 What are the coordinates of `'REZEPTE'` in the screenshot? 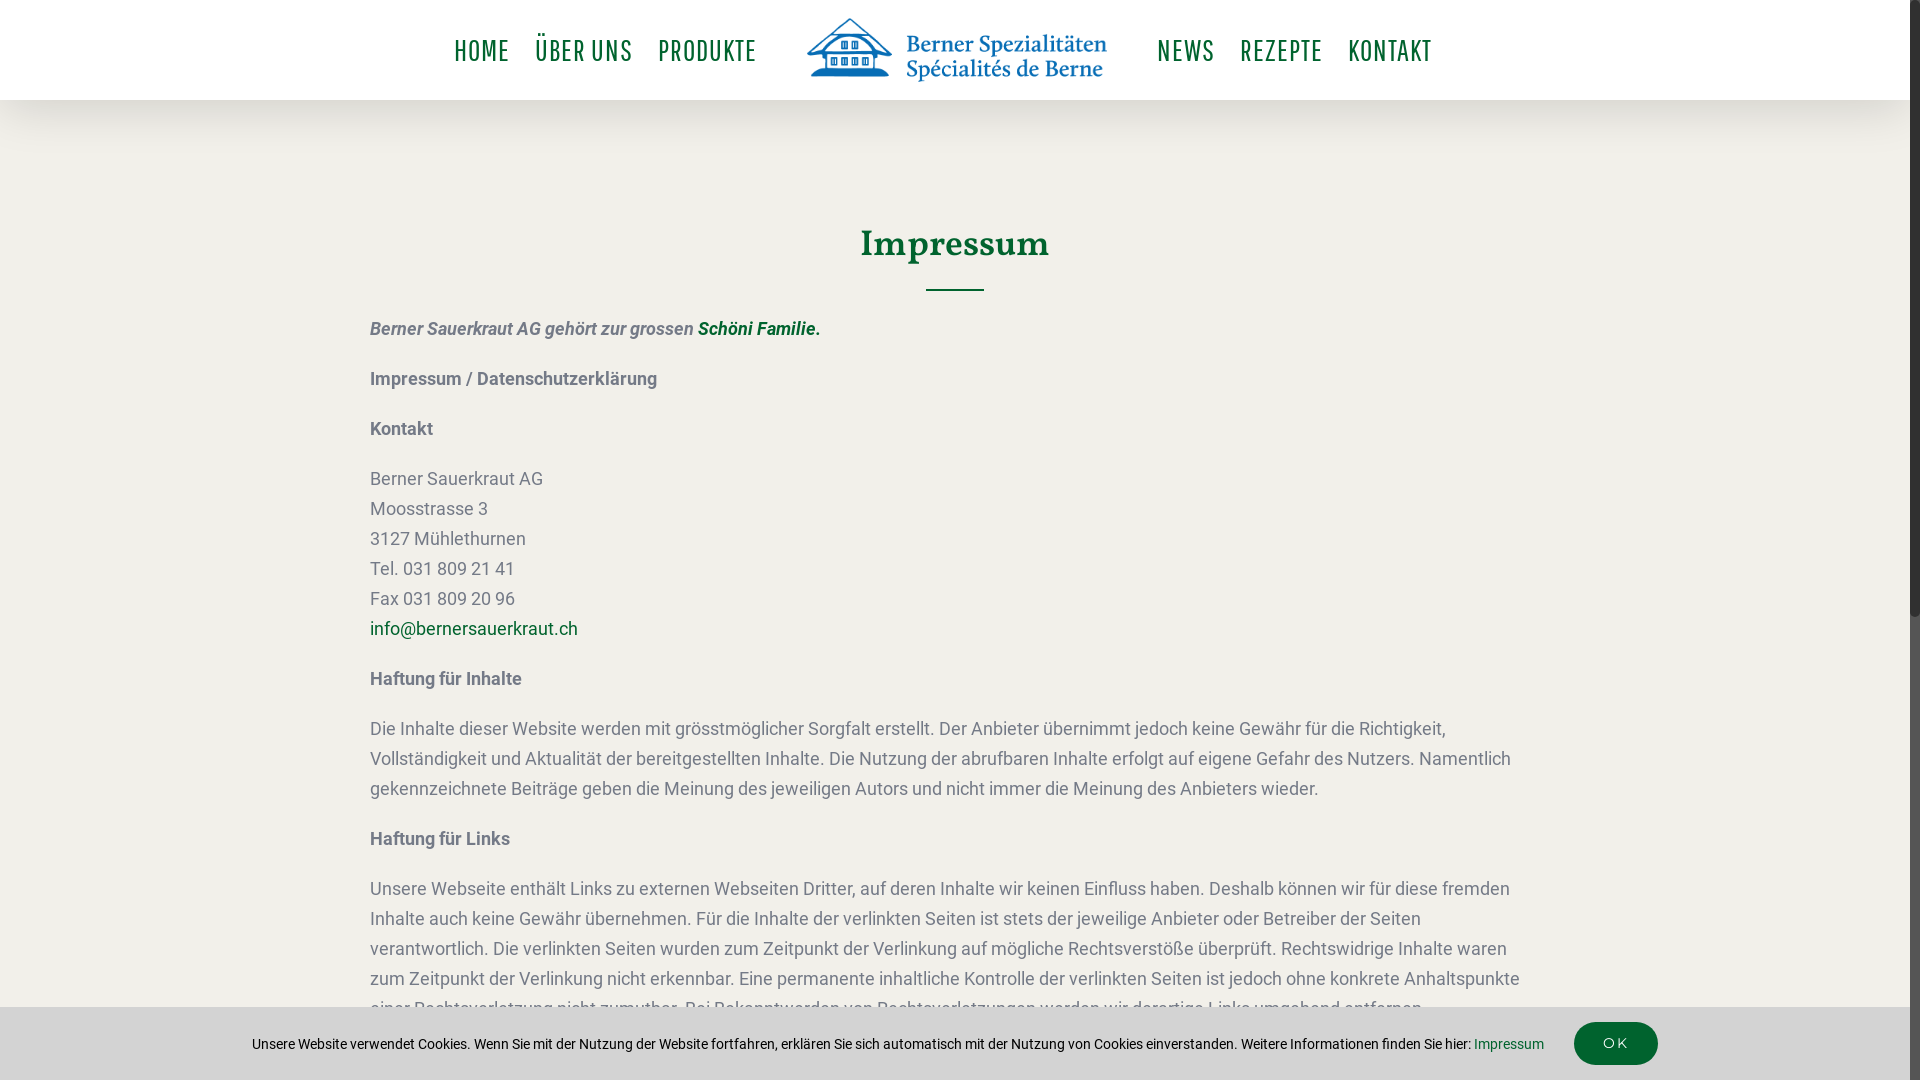 It's located at (1281, 49).